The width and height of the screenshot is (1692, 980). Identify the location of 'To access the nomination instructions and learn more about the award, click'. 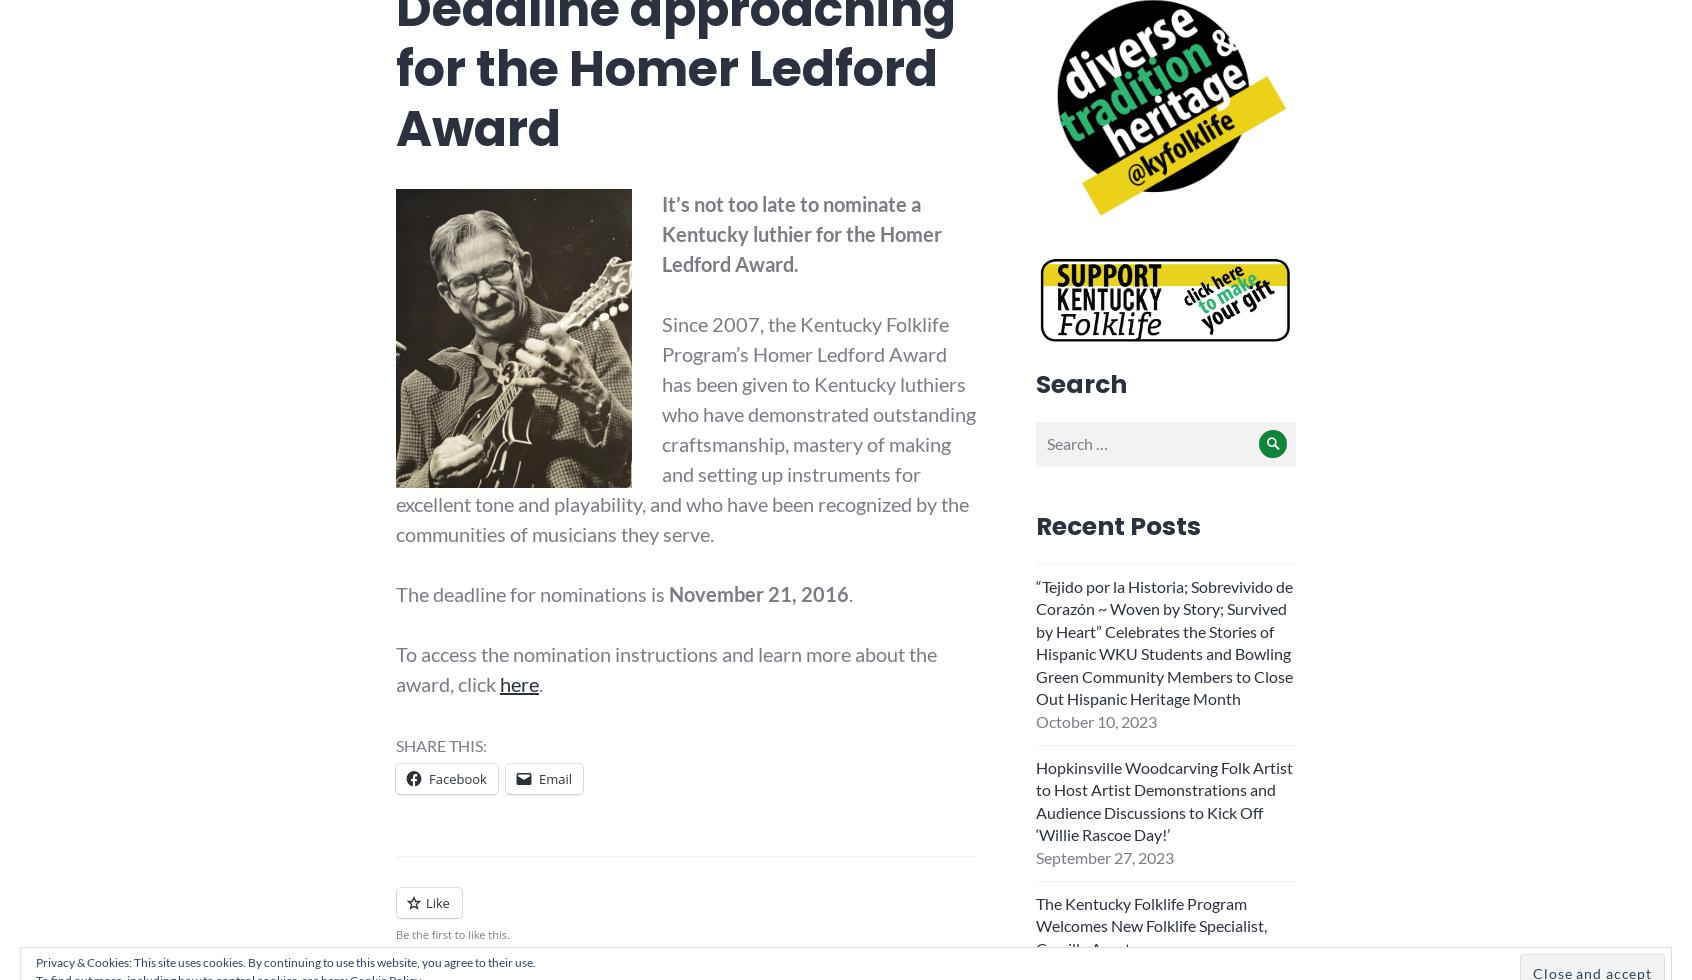
(666, 667).